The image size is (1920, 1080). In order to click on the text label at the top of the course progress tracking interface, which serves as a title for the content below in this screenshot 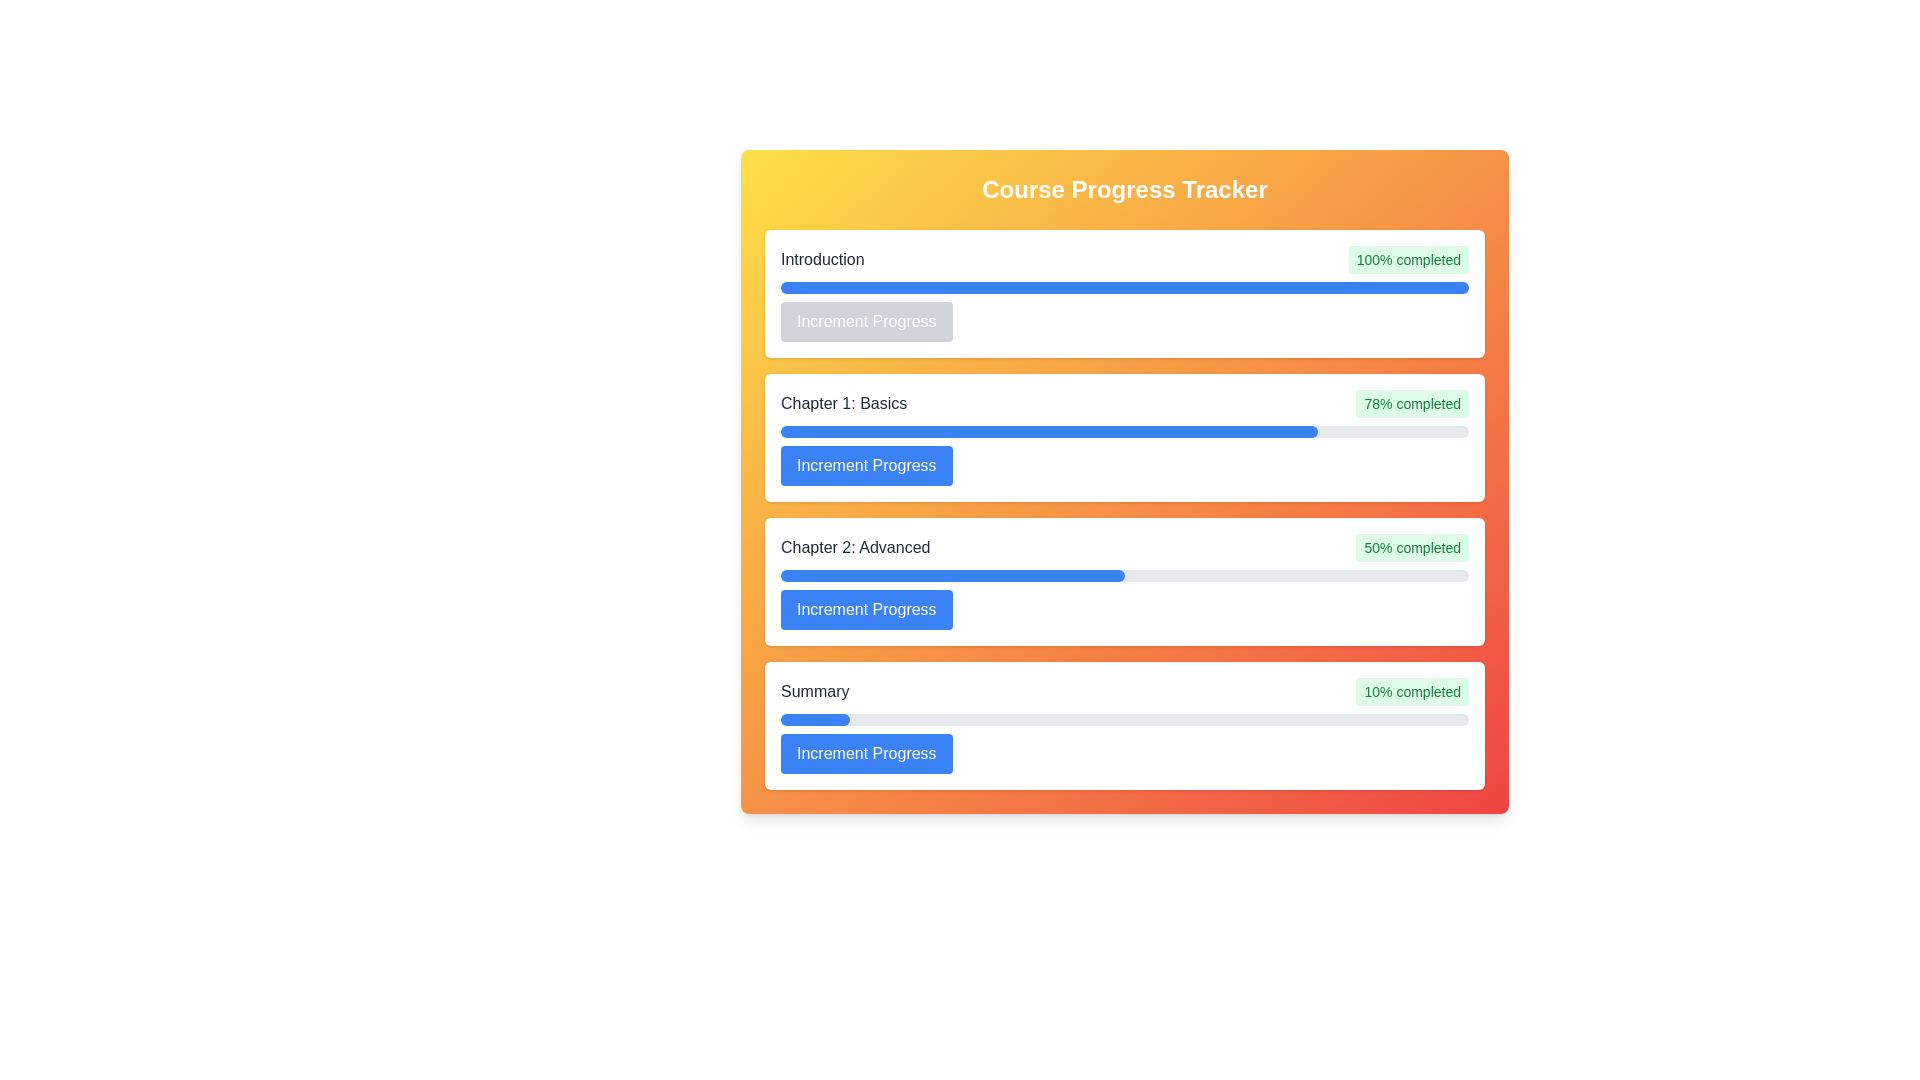, I will do `click(1124, 189)`.